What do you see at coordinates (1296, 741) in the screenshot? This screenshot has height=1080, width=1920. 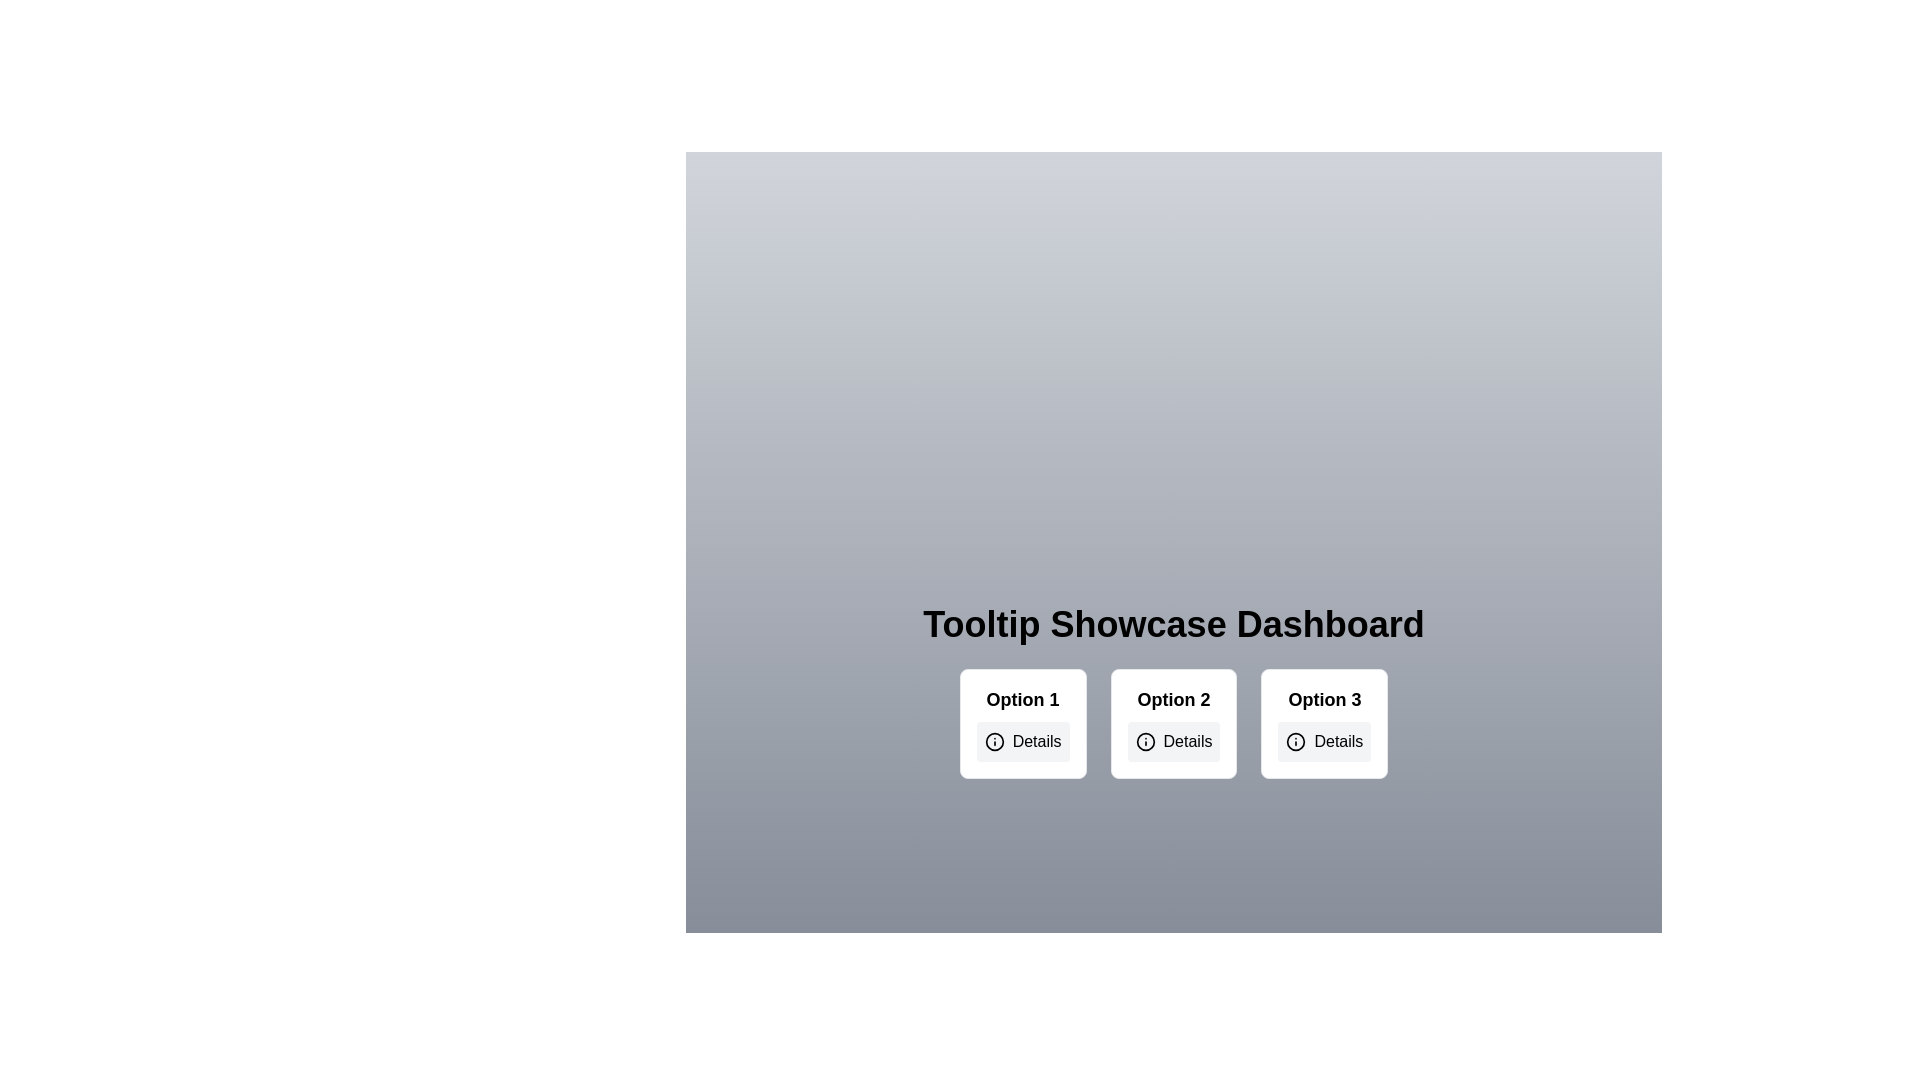 I see `the circular 'info' icon inside the 'Details' button of Option 3` at bounding box center [1296, 741].